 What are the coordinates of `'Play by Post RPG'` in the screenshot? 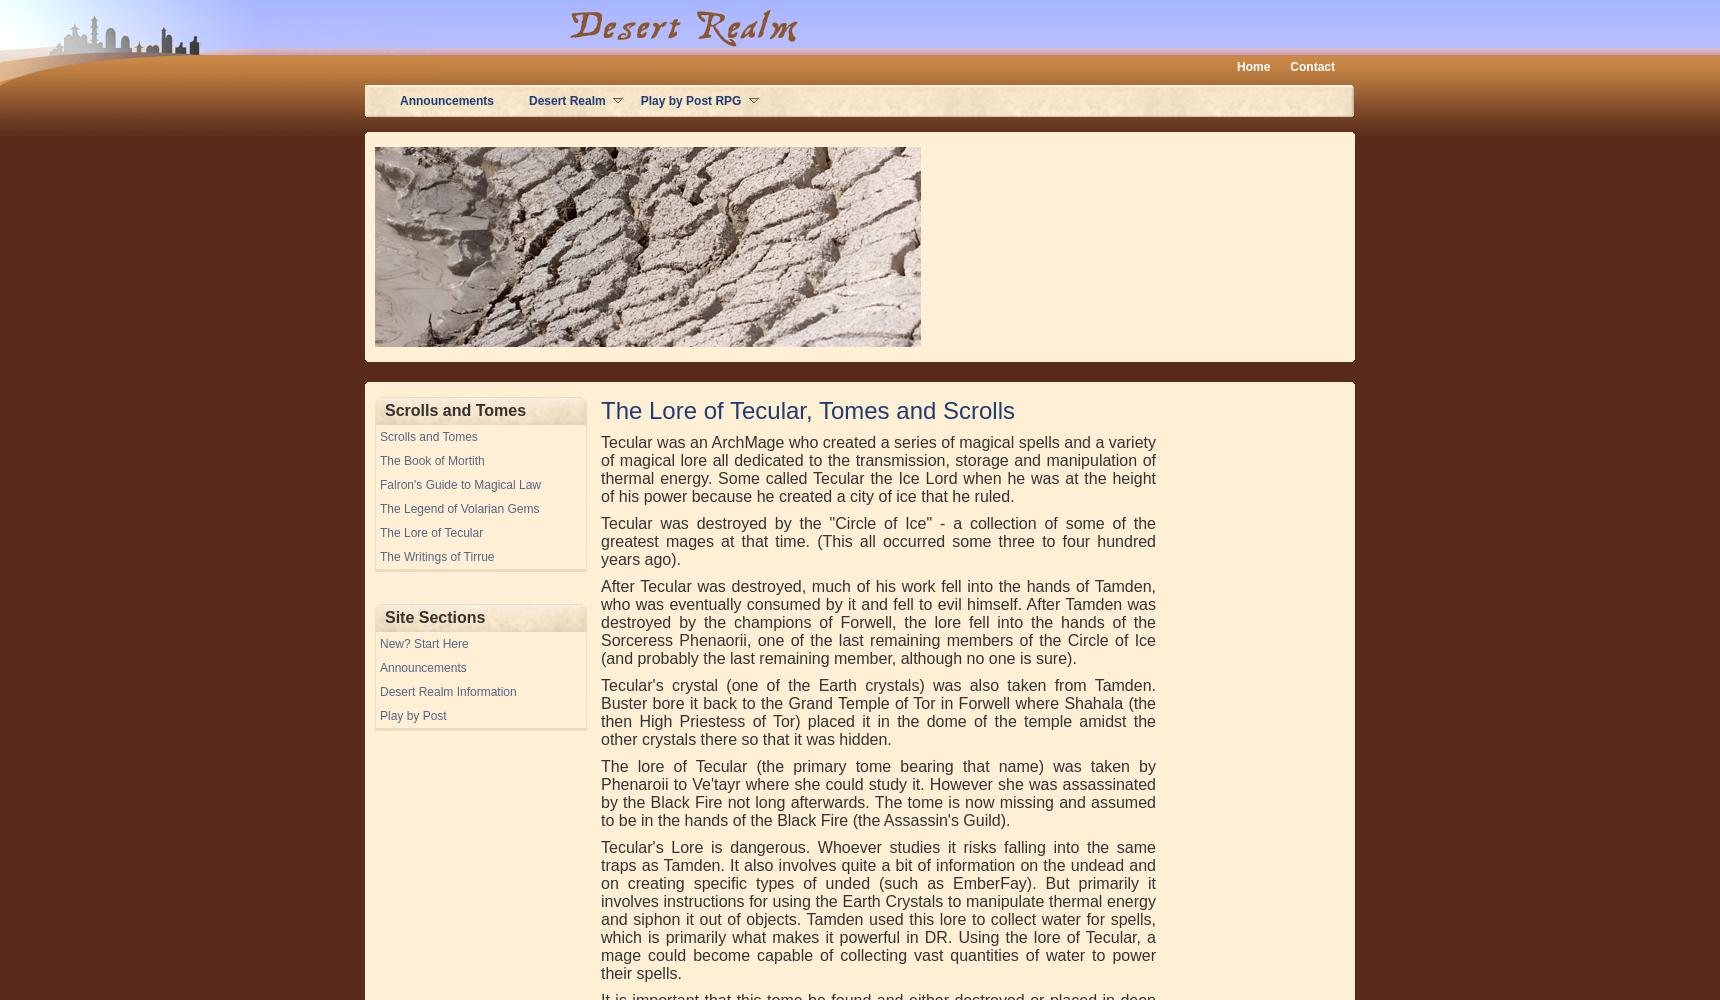 It's located at (690, 100).